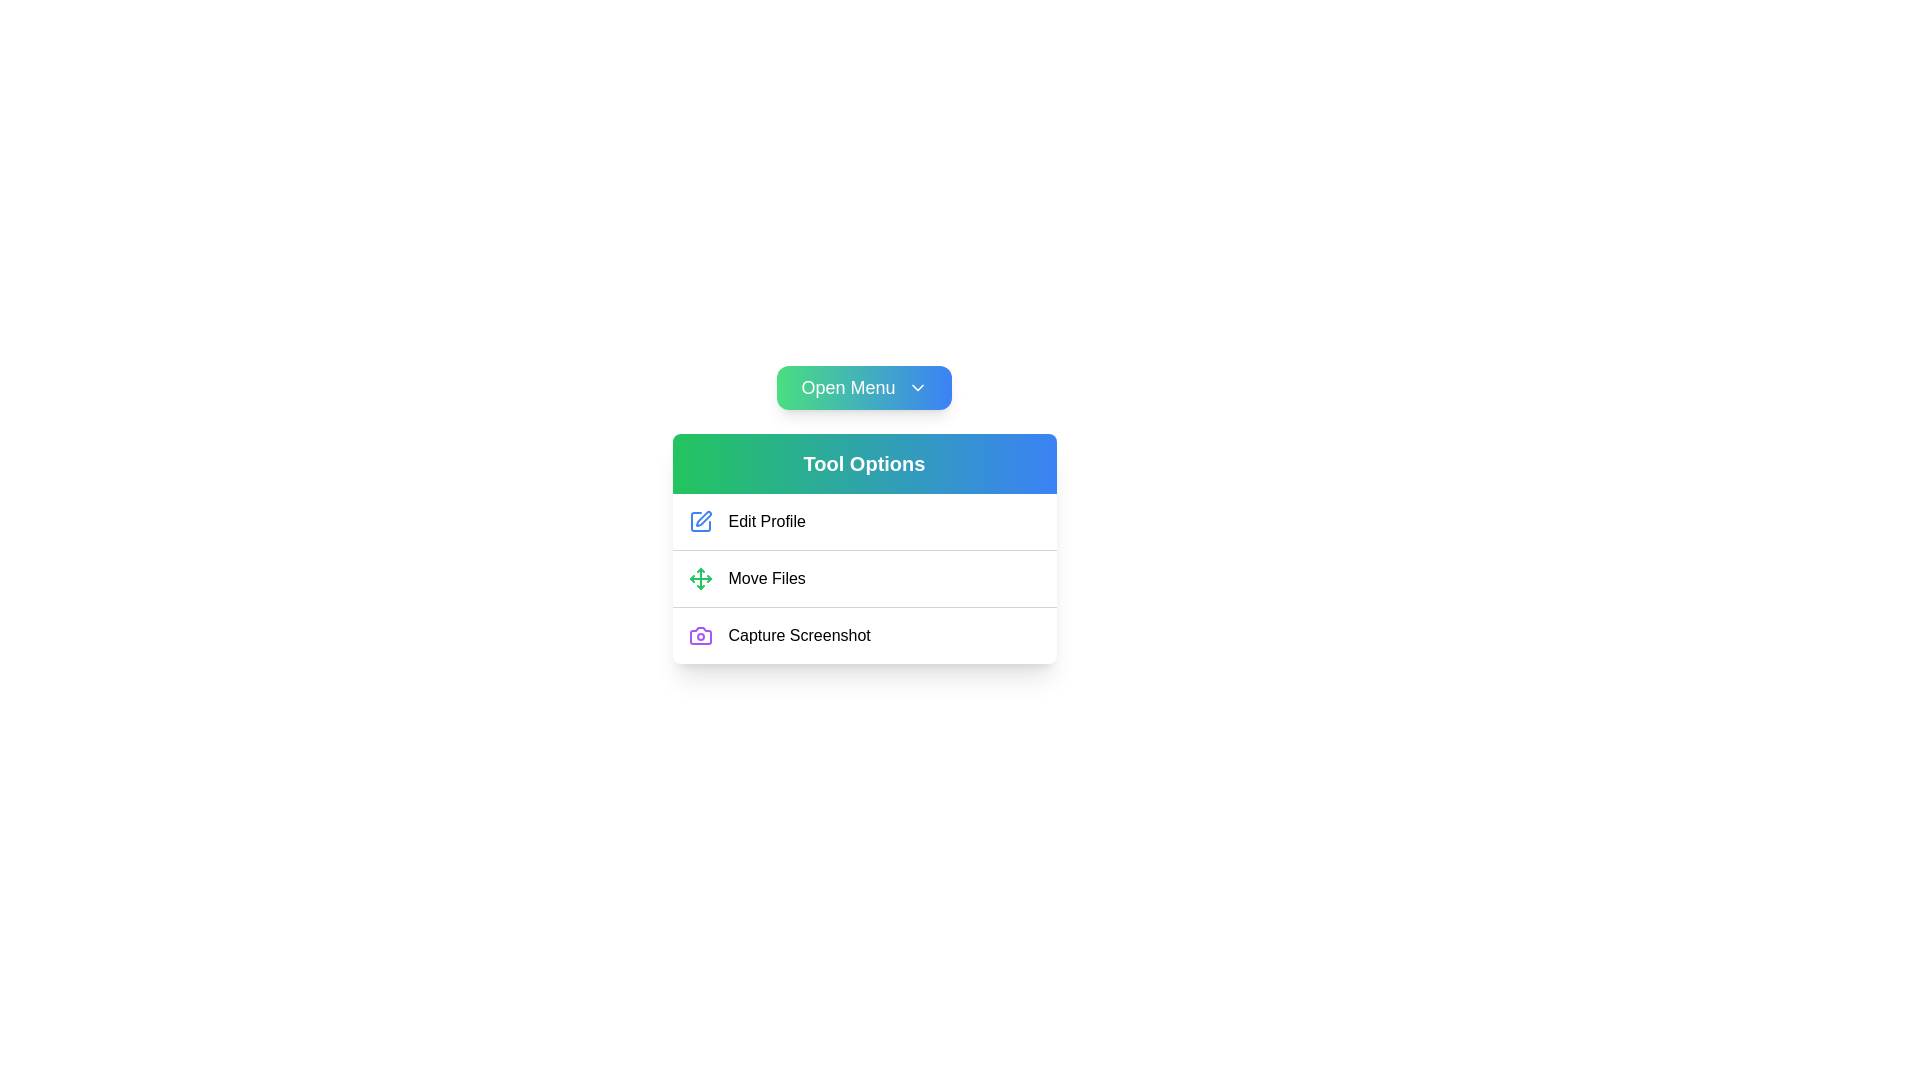 The image size is (1920, 1080). Describe the element at coordinates (864, 635) in the screenshot. I see `the screenshot button located as the third item in the vertical menu, beneath 'Edit Profile' and 'Move Files'` at that location.